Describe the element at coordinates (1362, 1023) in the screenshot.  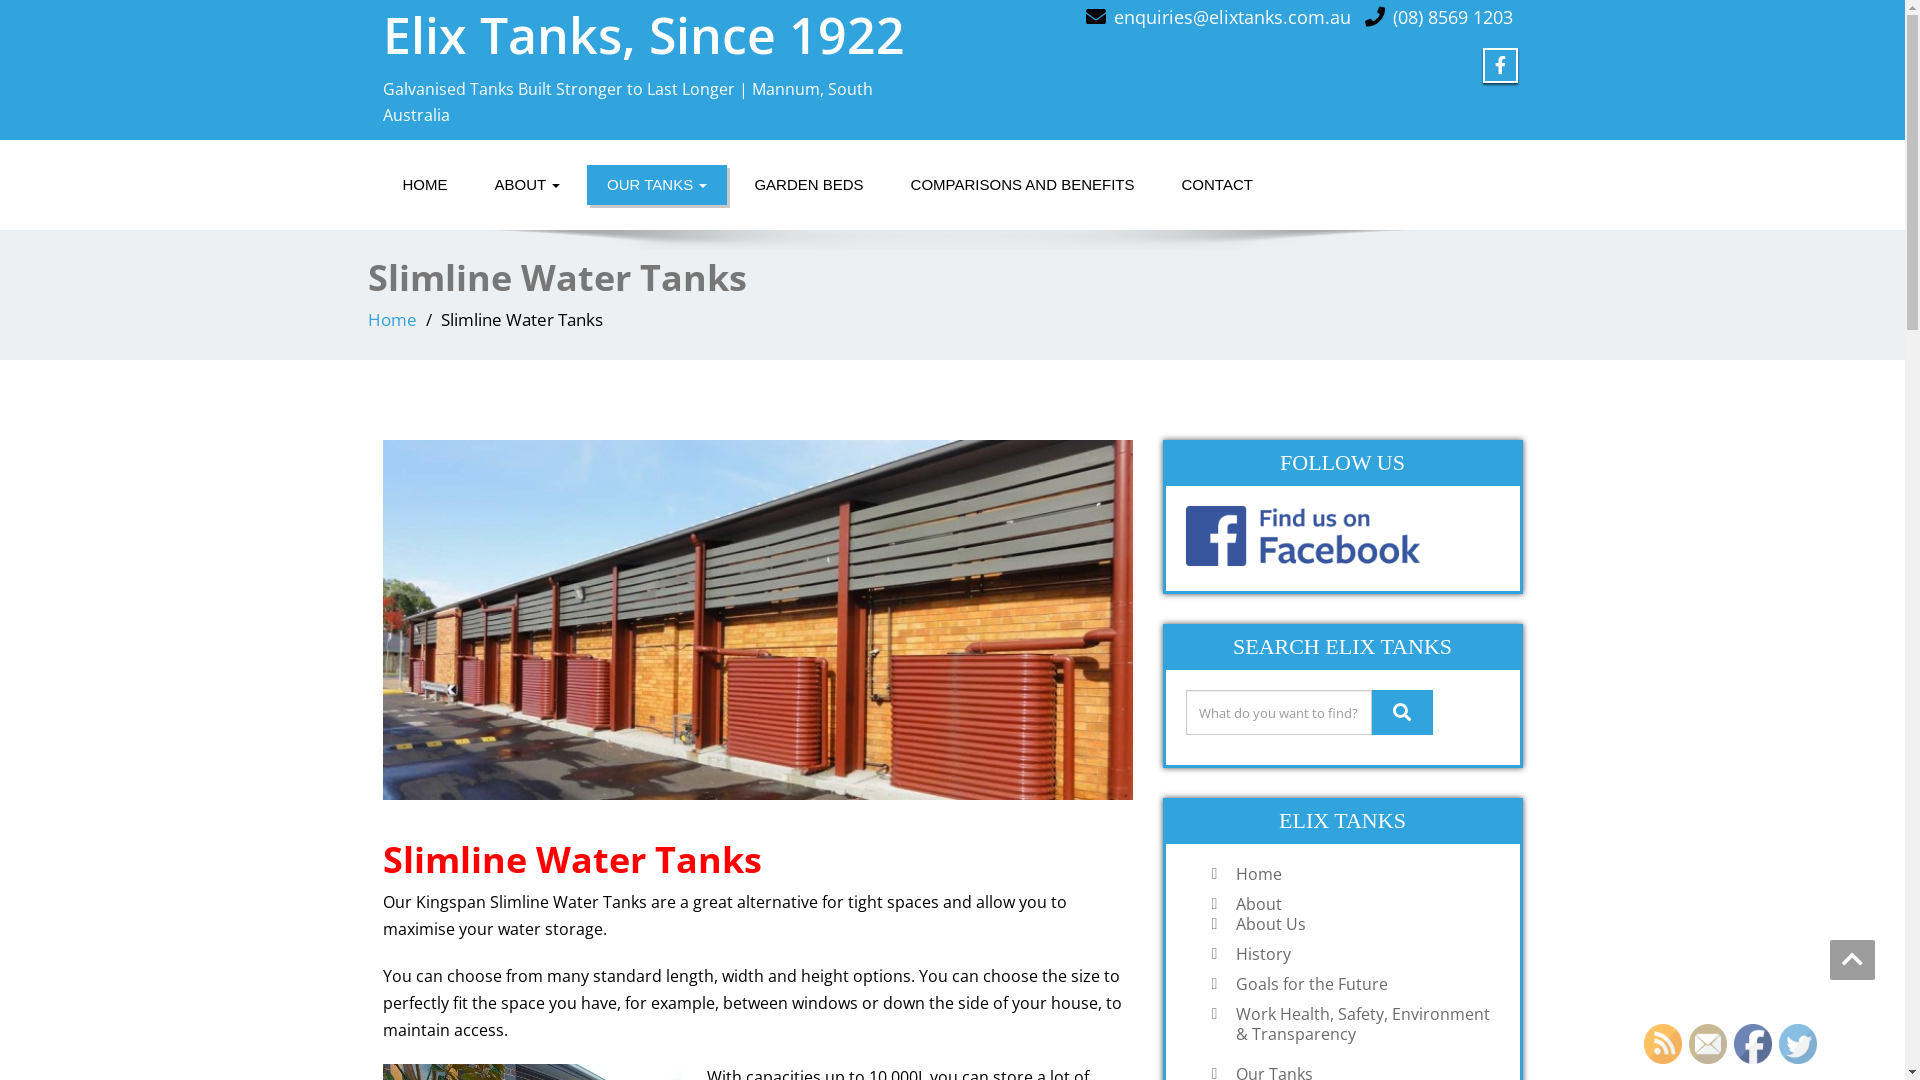
I see `'Work Health, Safety, Environment & Transparency'` at that location.